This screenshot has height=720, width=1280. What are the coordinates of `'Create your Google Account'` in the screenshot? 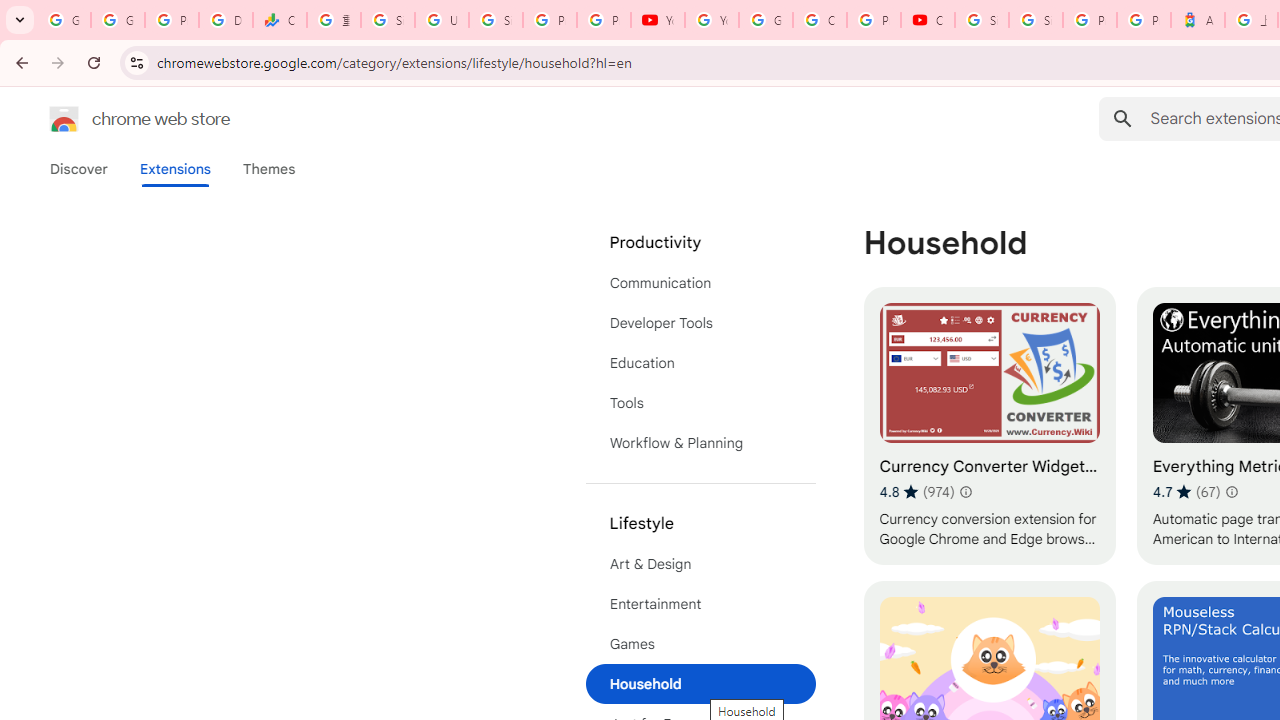 It's located at (819, 20).